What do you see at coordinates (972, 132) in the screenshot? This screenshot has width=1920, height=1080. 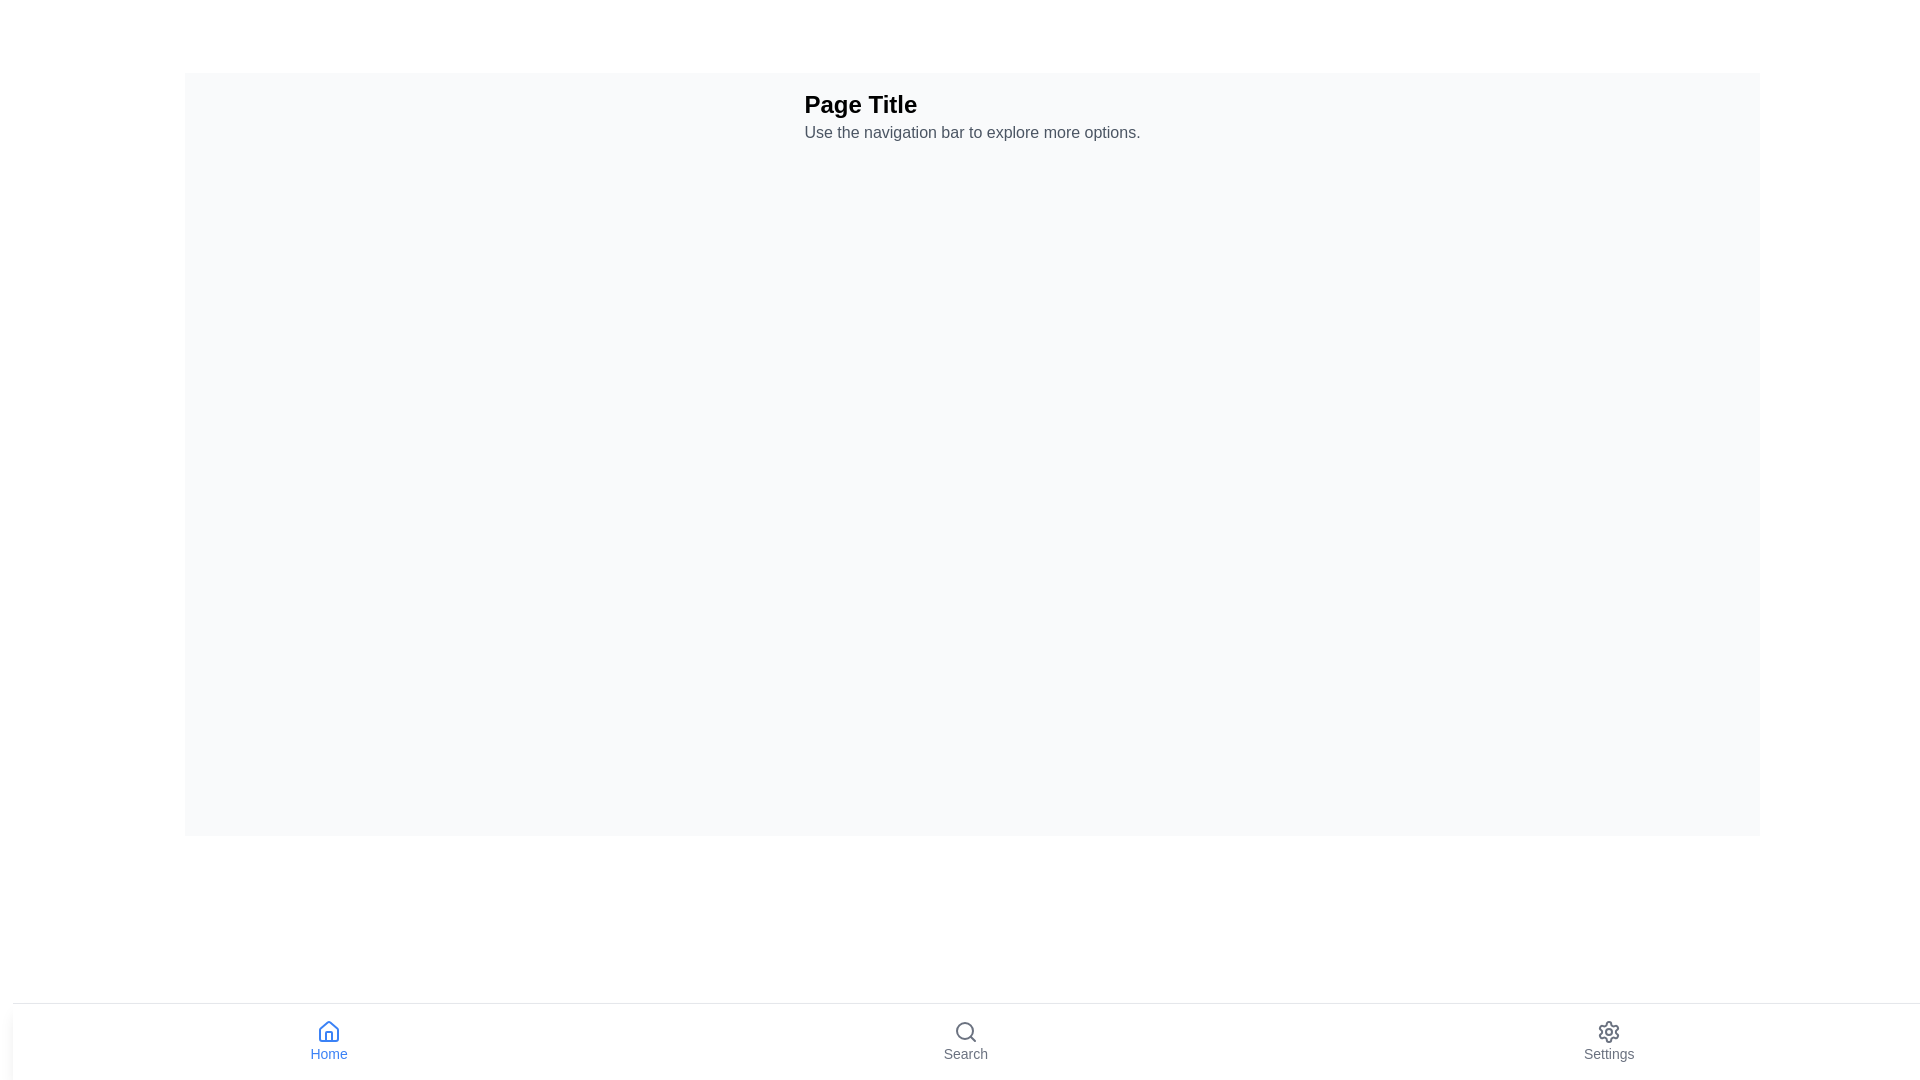 I see `the static text label located below the 'Page Title' heading, which guides users about the navigation bar options` at bounding box center [972, 132].